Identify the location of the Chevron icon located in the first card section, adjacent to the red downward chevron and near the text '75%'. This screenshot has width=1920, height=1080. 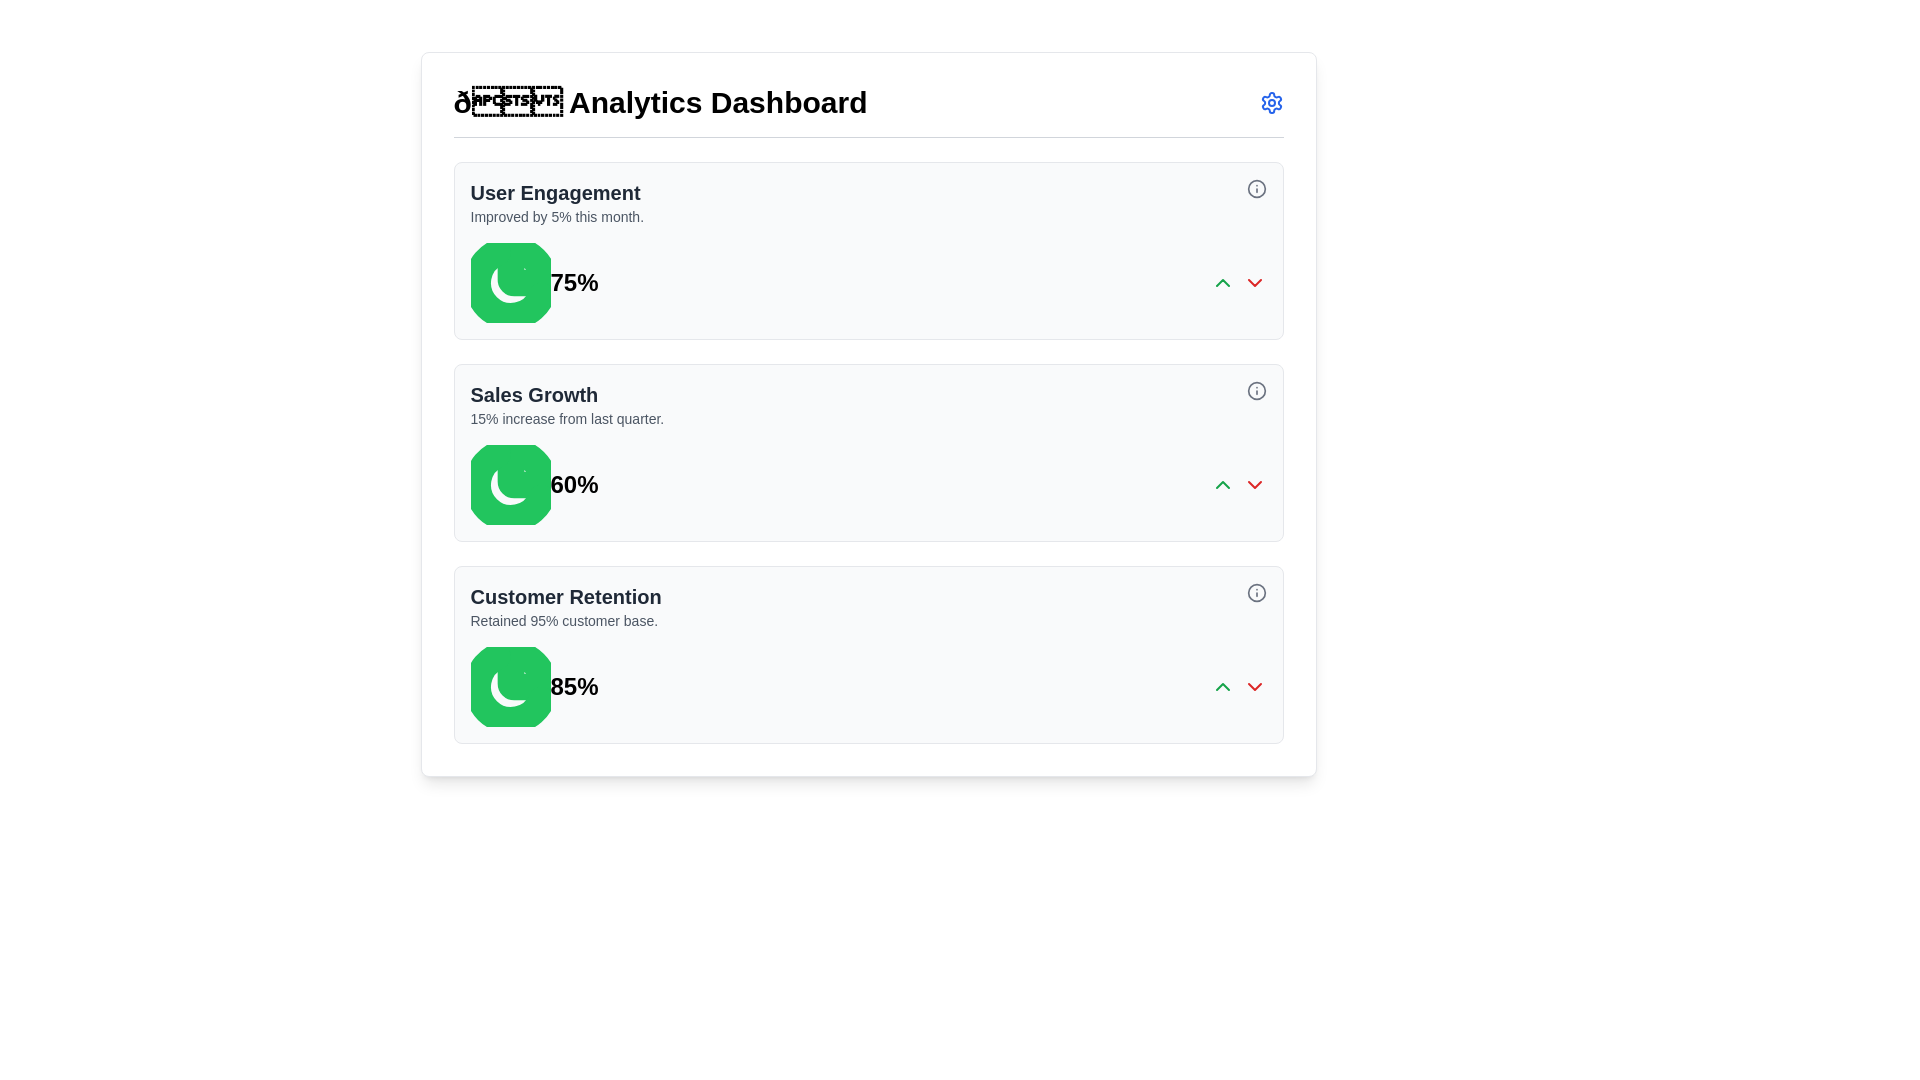
(1221, 282).